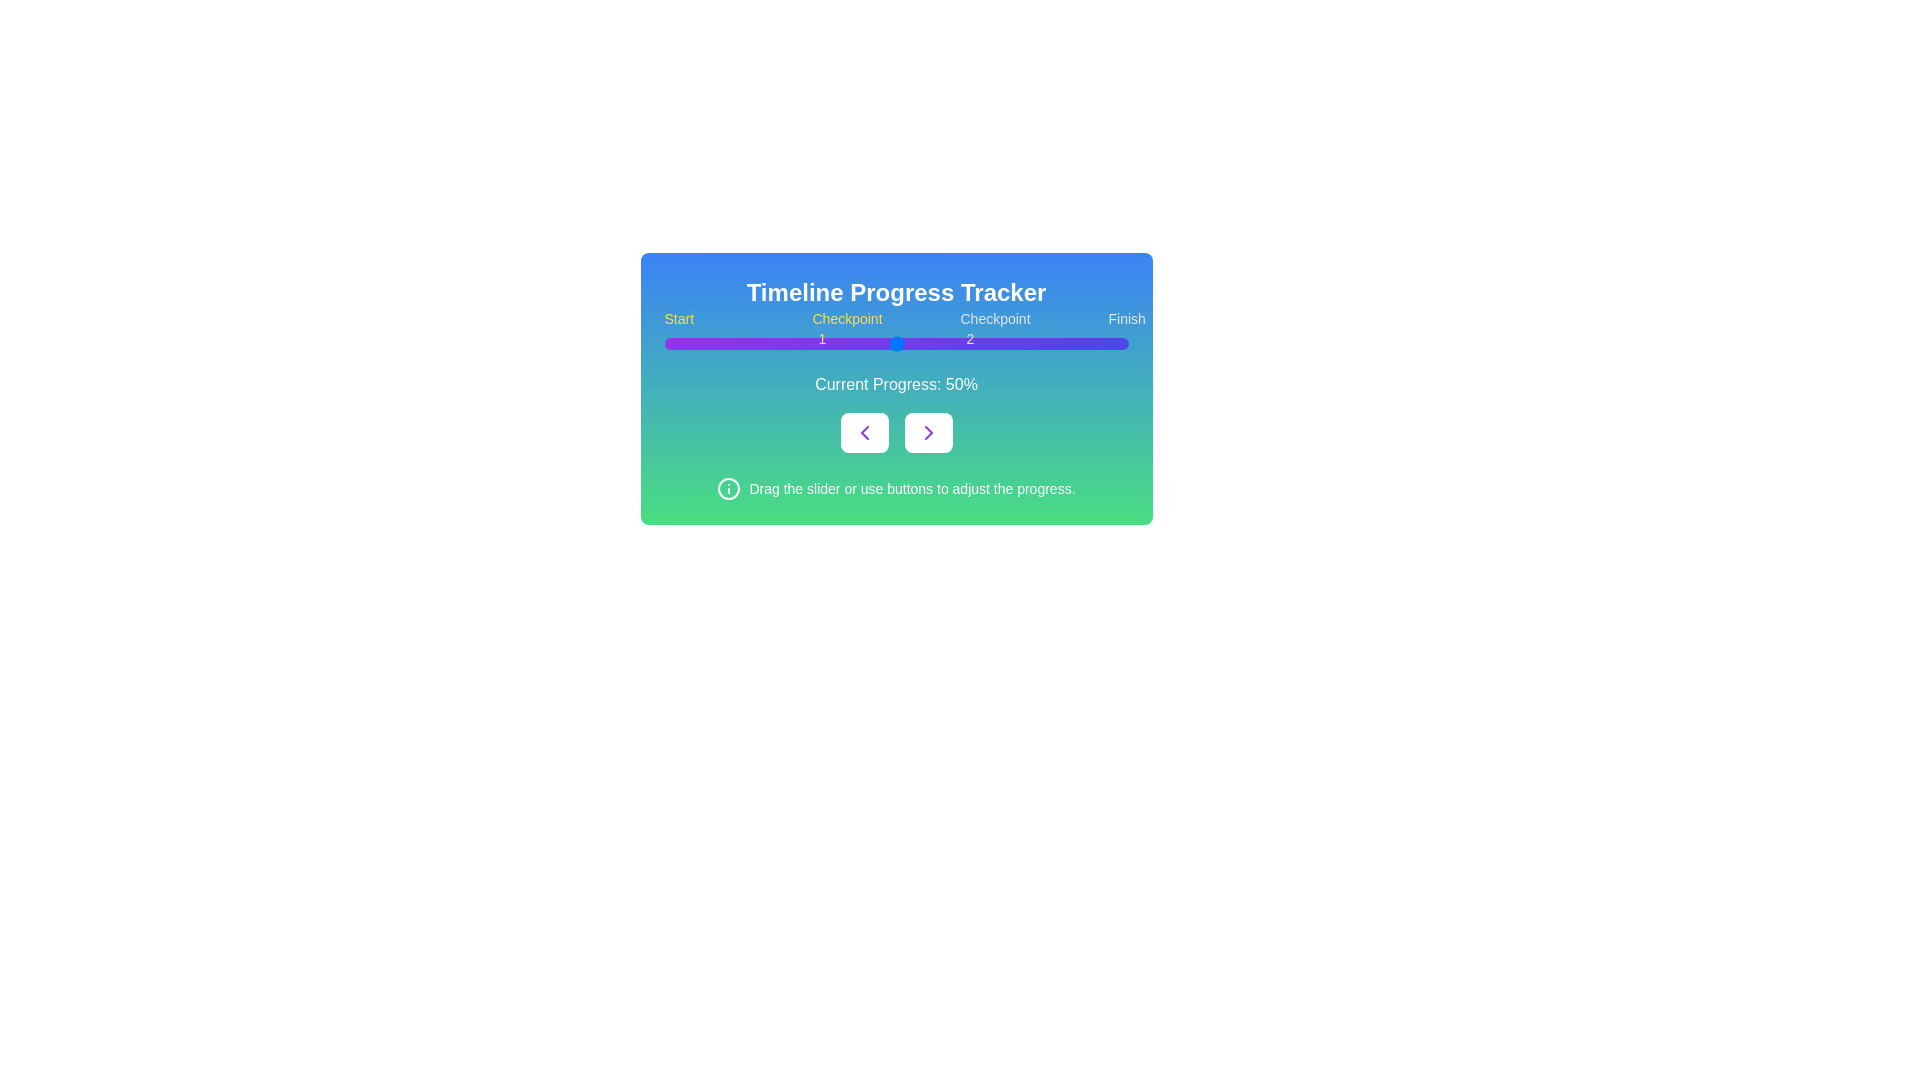  What do you see at coordinates (859, 342) in the screenshot?
I see `the progress` at bounding box center [859, 342].